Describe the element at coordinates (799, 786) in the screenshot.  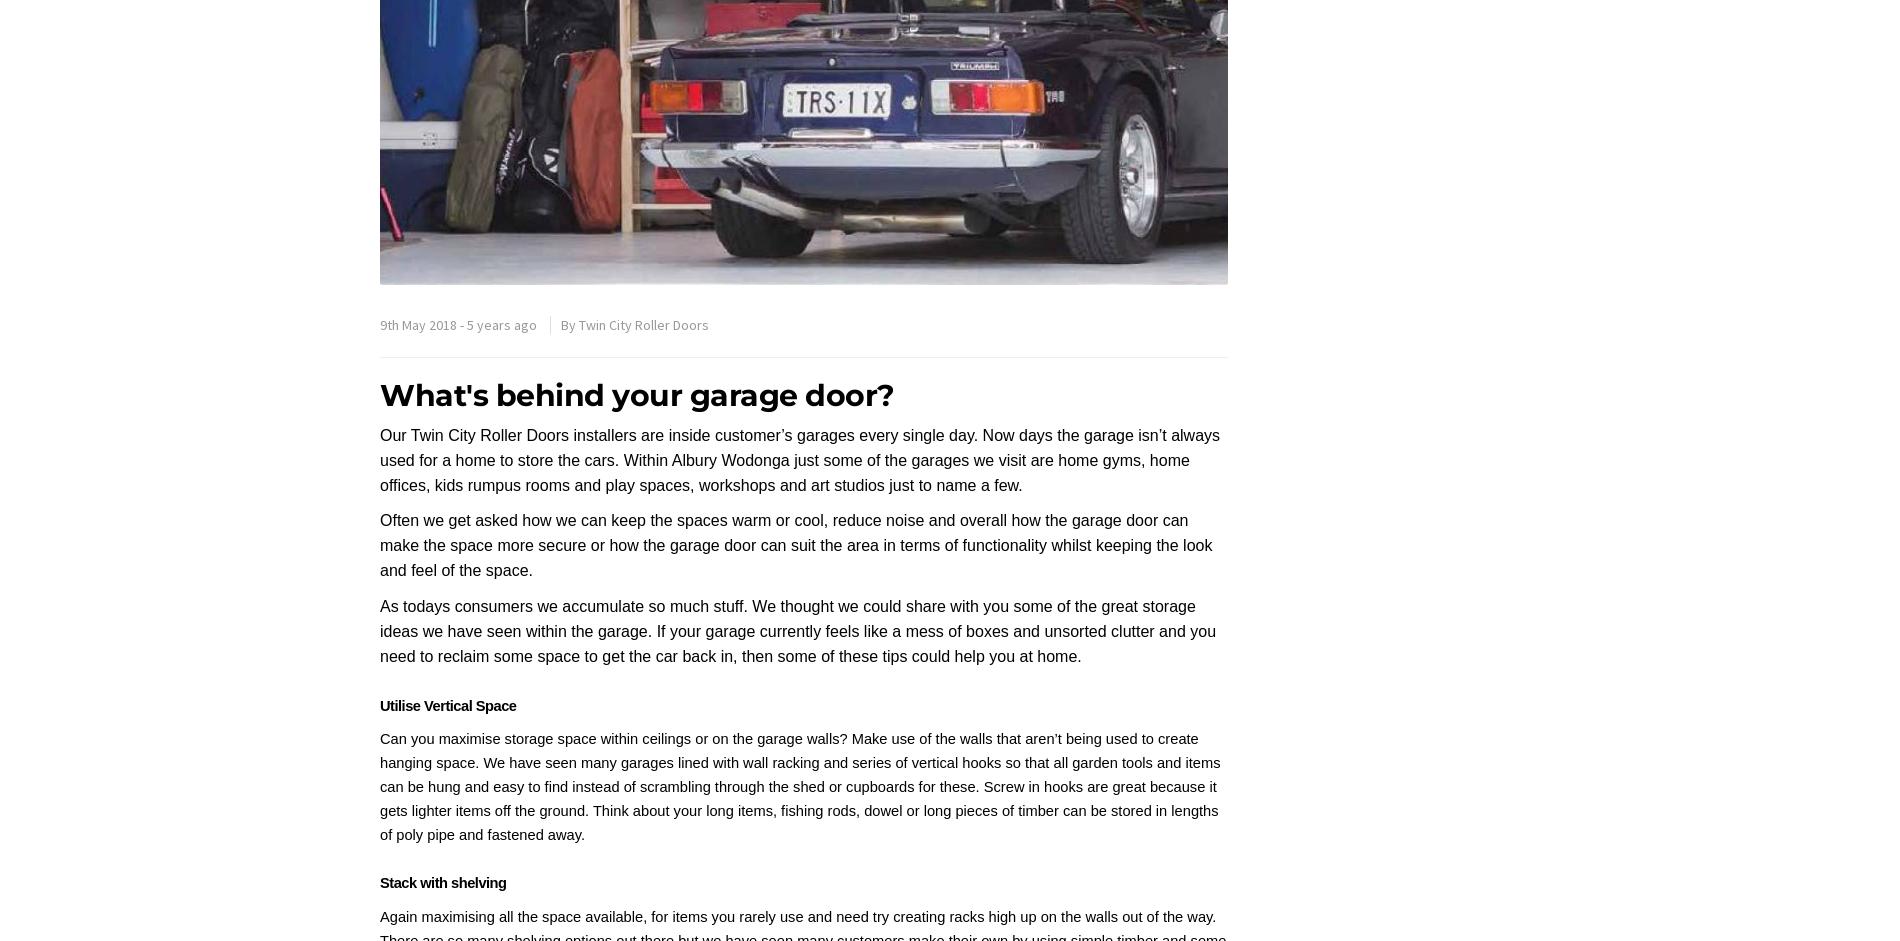
I see `'Can you maximise storage space within ceilings or on the garage walls? Make use of the walls that aren’t being used to create hanging space. We have seen many garages lined with wall racking and series of vertical hooks so that all garden tools and items can be hung and easy to find instead of scrambling through the shed or cupboards for these. Screw in hooks are great because it gets lighter items off the ground. Think about your long items, fishing rods, dowel or long pieces of timber can be stored in lengths of poly pipe and fastened away.'` at that location.